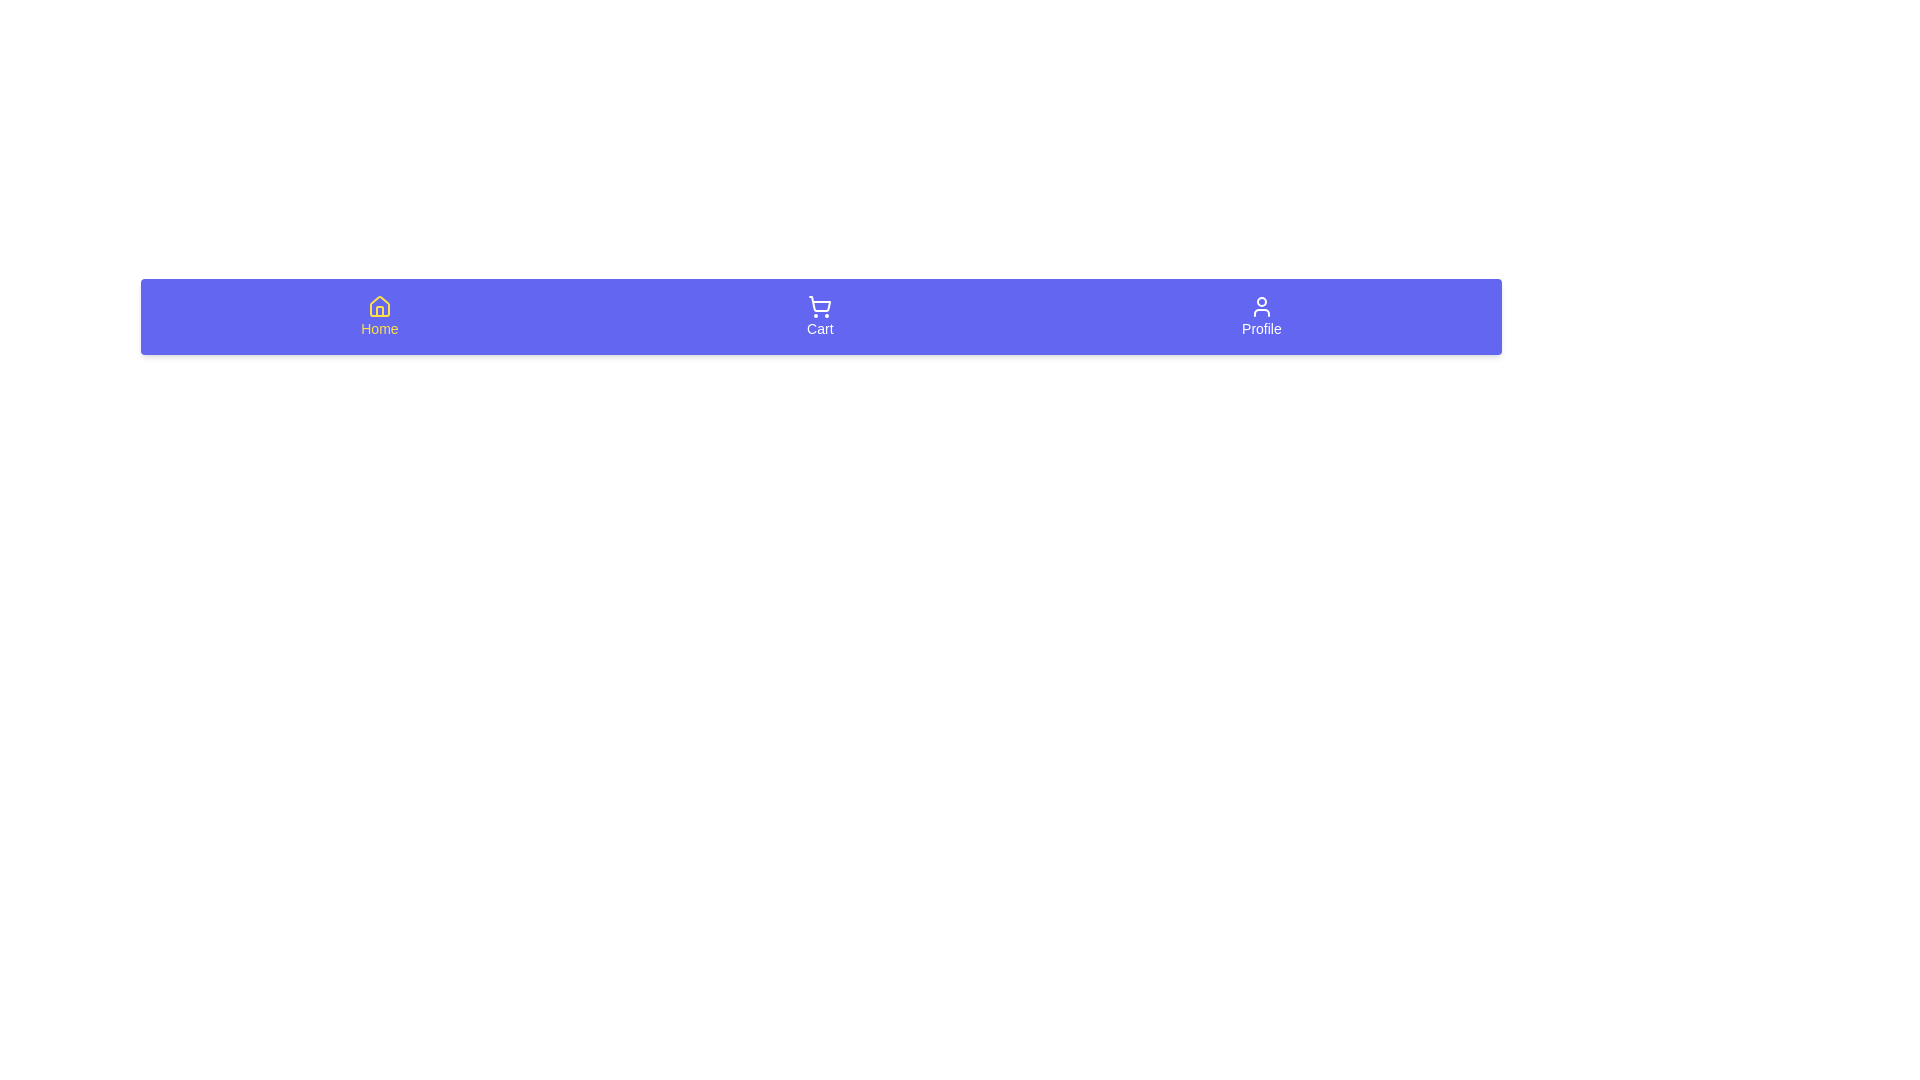  What do you see at coordinates (1260, 315) in the screenshot?
I see `the Profile tab in the bottom navigation bar` at bounding box center [1260, 315].